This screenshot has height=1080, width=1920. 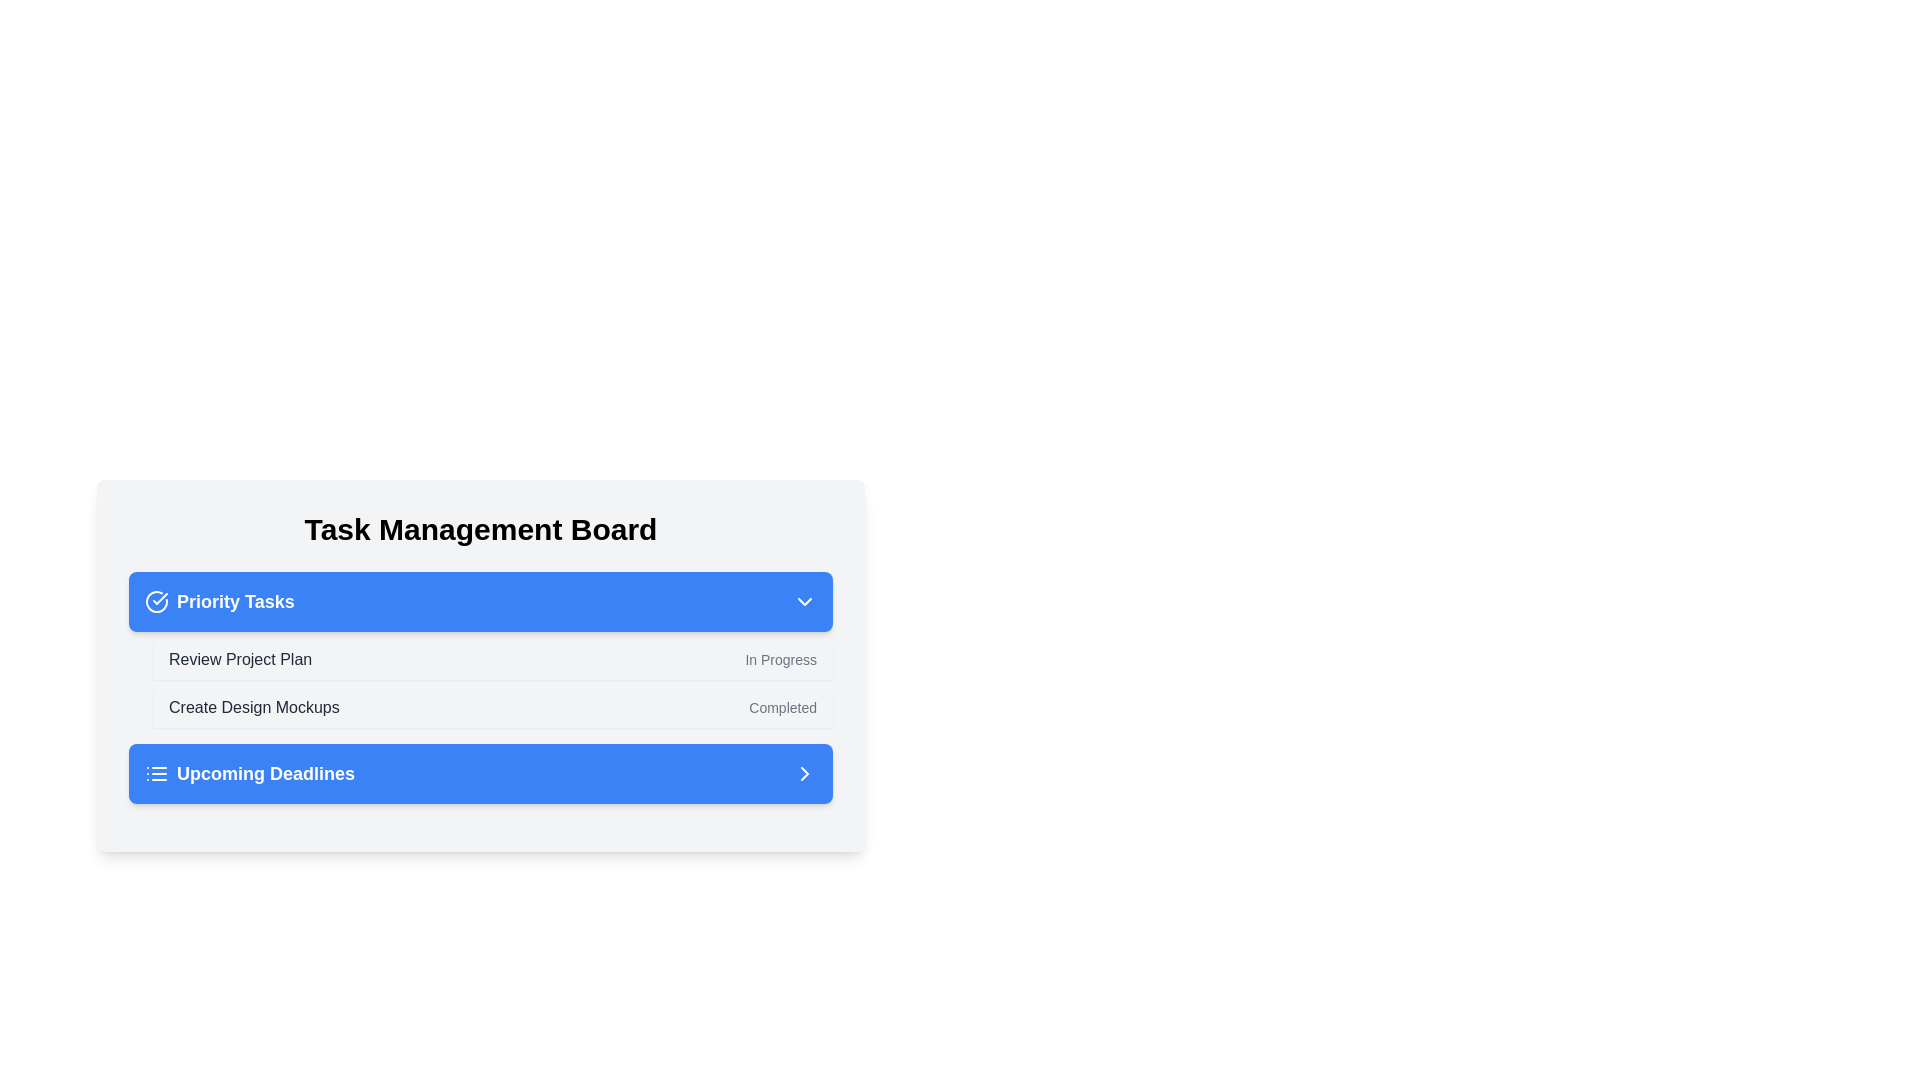 I want to click on the 'Priority Tasks' text label with a blue background located in the 'Task Management Board' section, so click(x=235, y=600).